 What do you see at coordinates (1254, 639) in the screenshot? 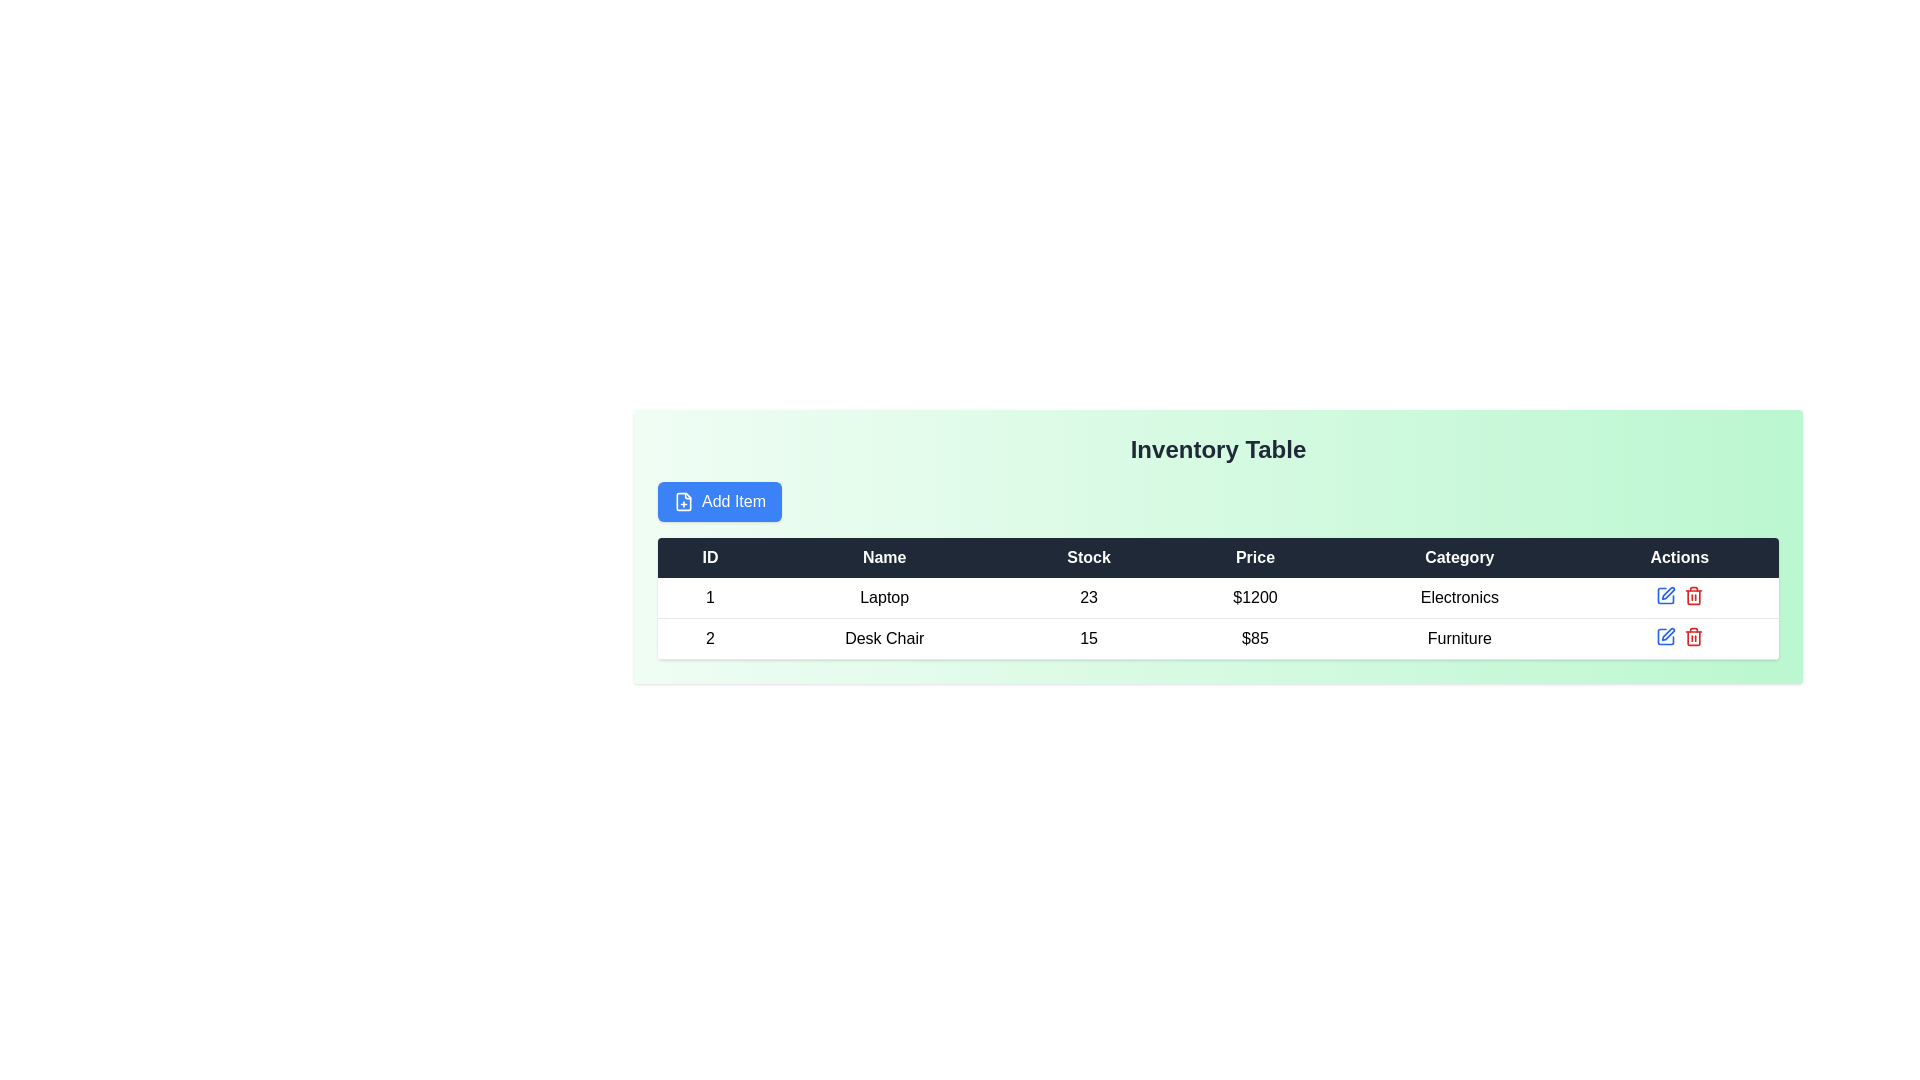
I see `the text label displaying the price value "$85" for the "Desk Chair" item, located in the fourth column of the second row within the table` at bounding box center [1254, 639].